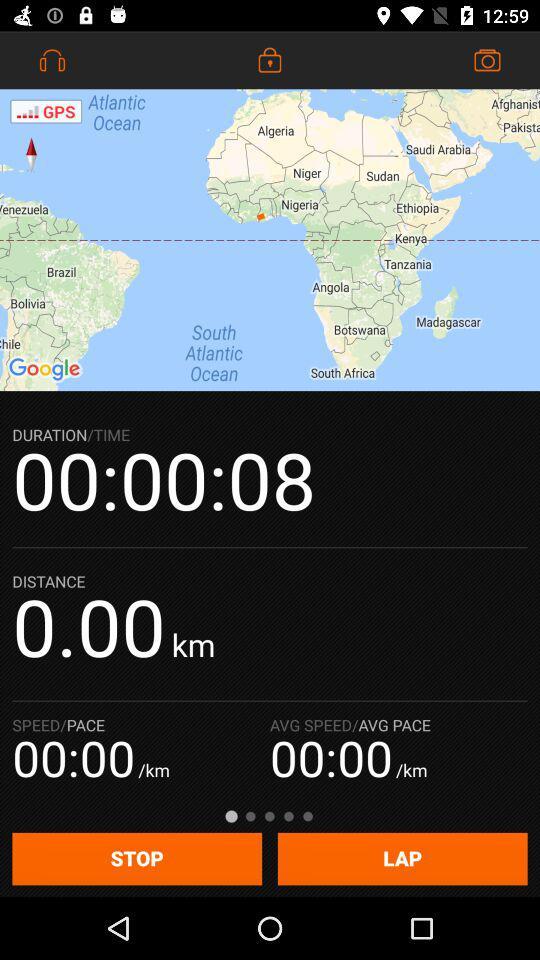 This screenshot has width=540, height=960. I want to click on stop left to lap, so click(135, 858).